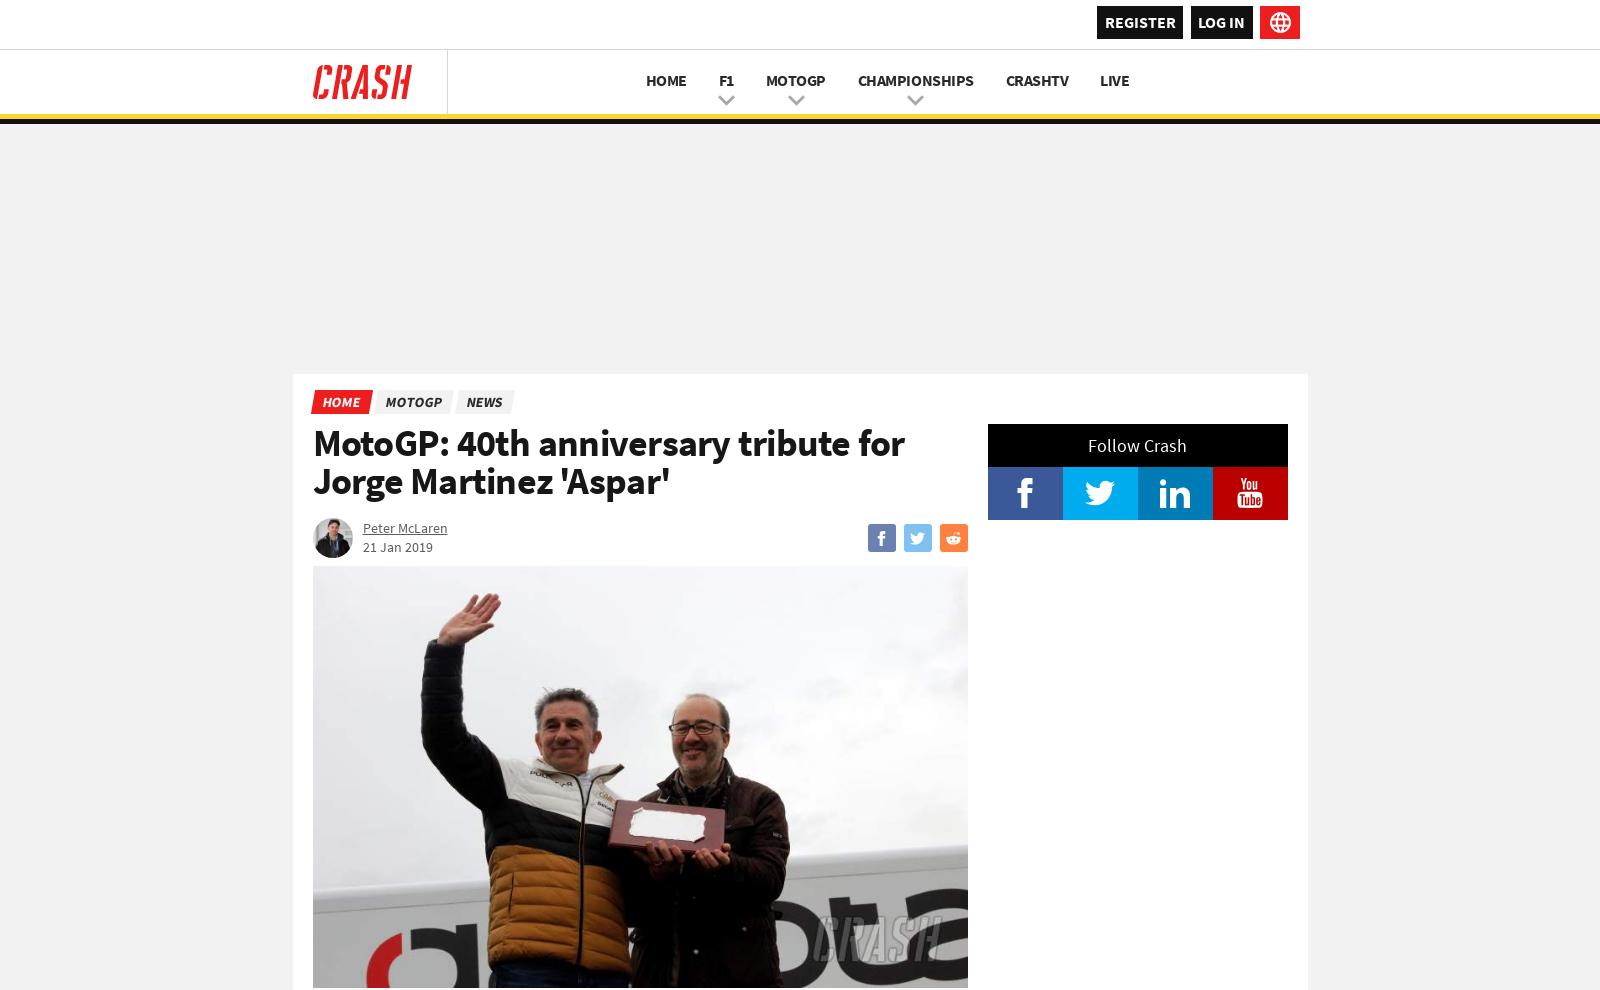 The width and height of the screenshot is (1600, 990). I want to click on 'MotoGP', so click(411, 401).